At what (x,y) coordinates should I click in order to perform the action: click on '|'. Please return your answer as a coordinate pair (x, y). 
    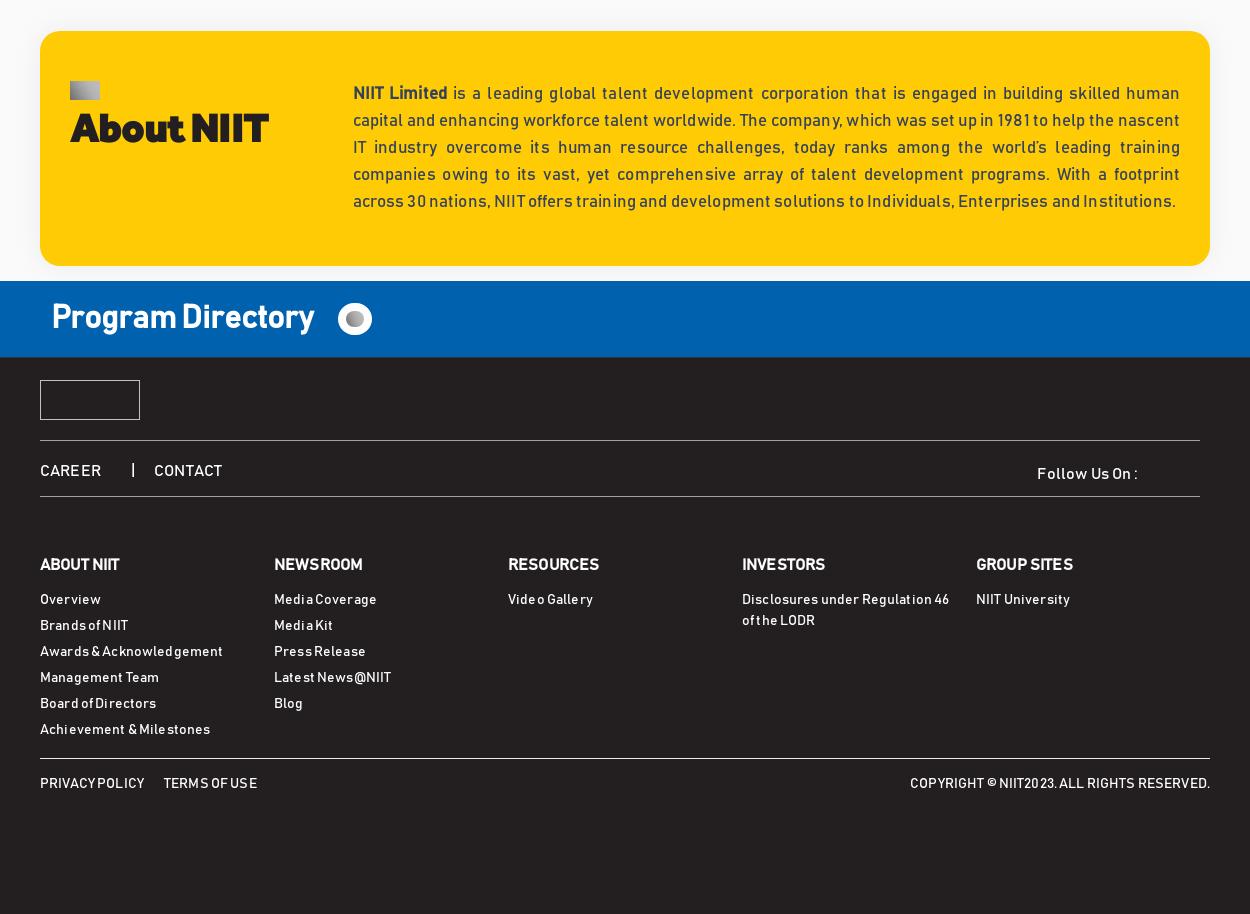
    Looking at the image, I should click on (142, 470).